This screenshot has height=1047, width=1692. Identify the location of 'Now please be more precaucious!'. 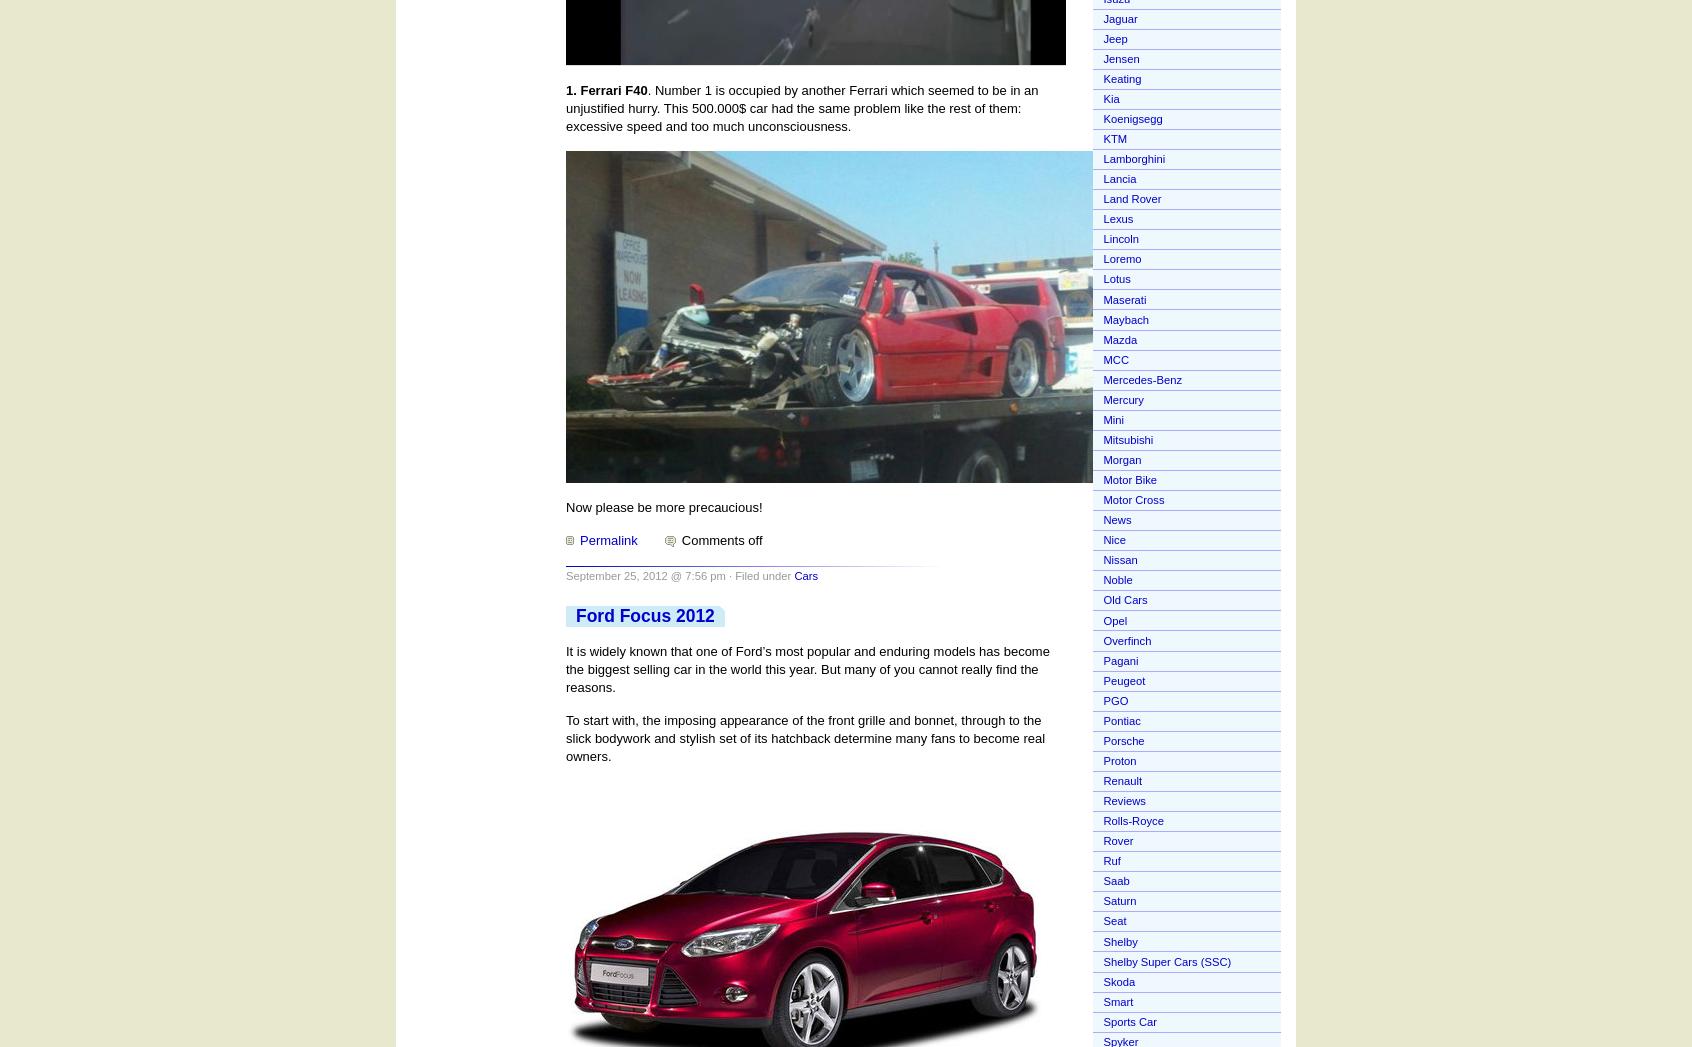
(663, 505).